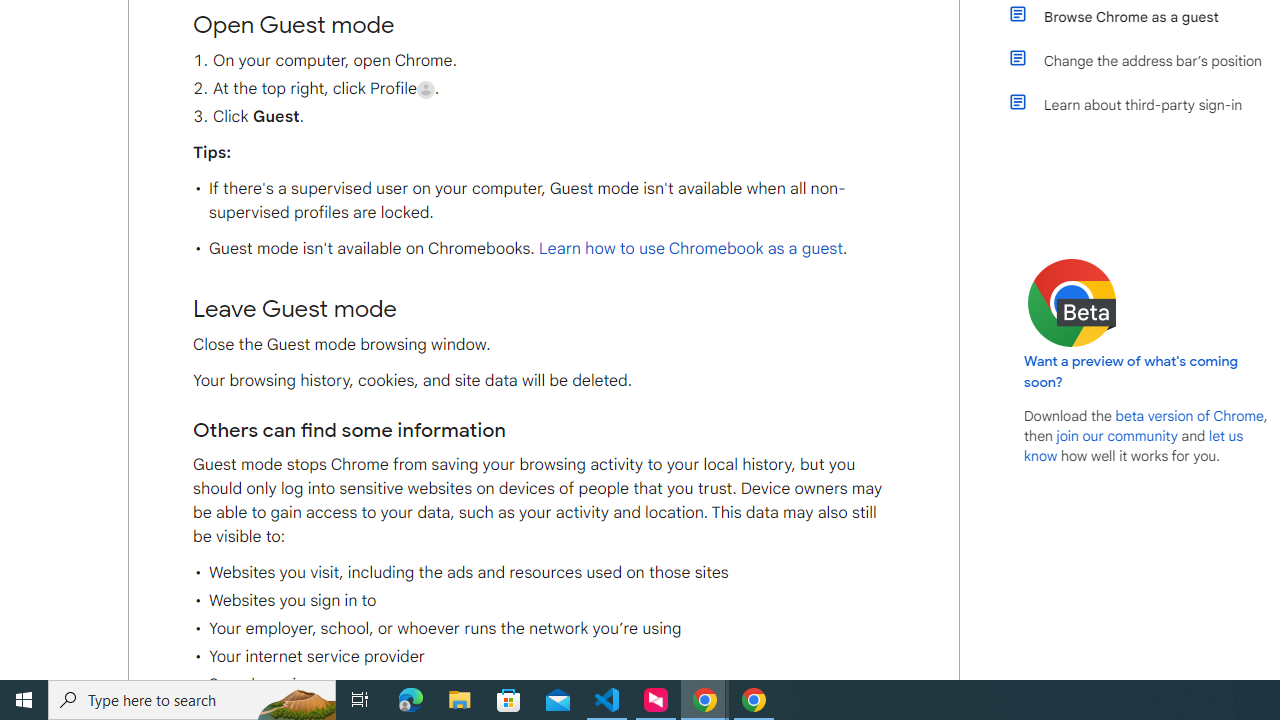 This screenshot has height=720, width=1280. Describe the element at coordinates (1189, 414) in the screenshot. I see `'beta version of Chrome'` at that location.